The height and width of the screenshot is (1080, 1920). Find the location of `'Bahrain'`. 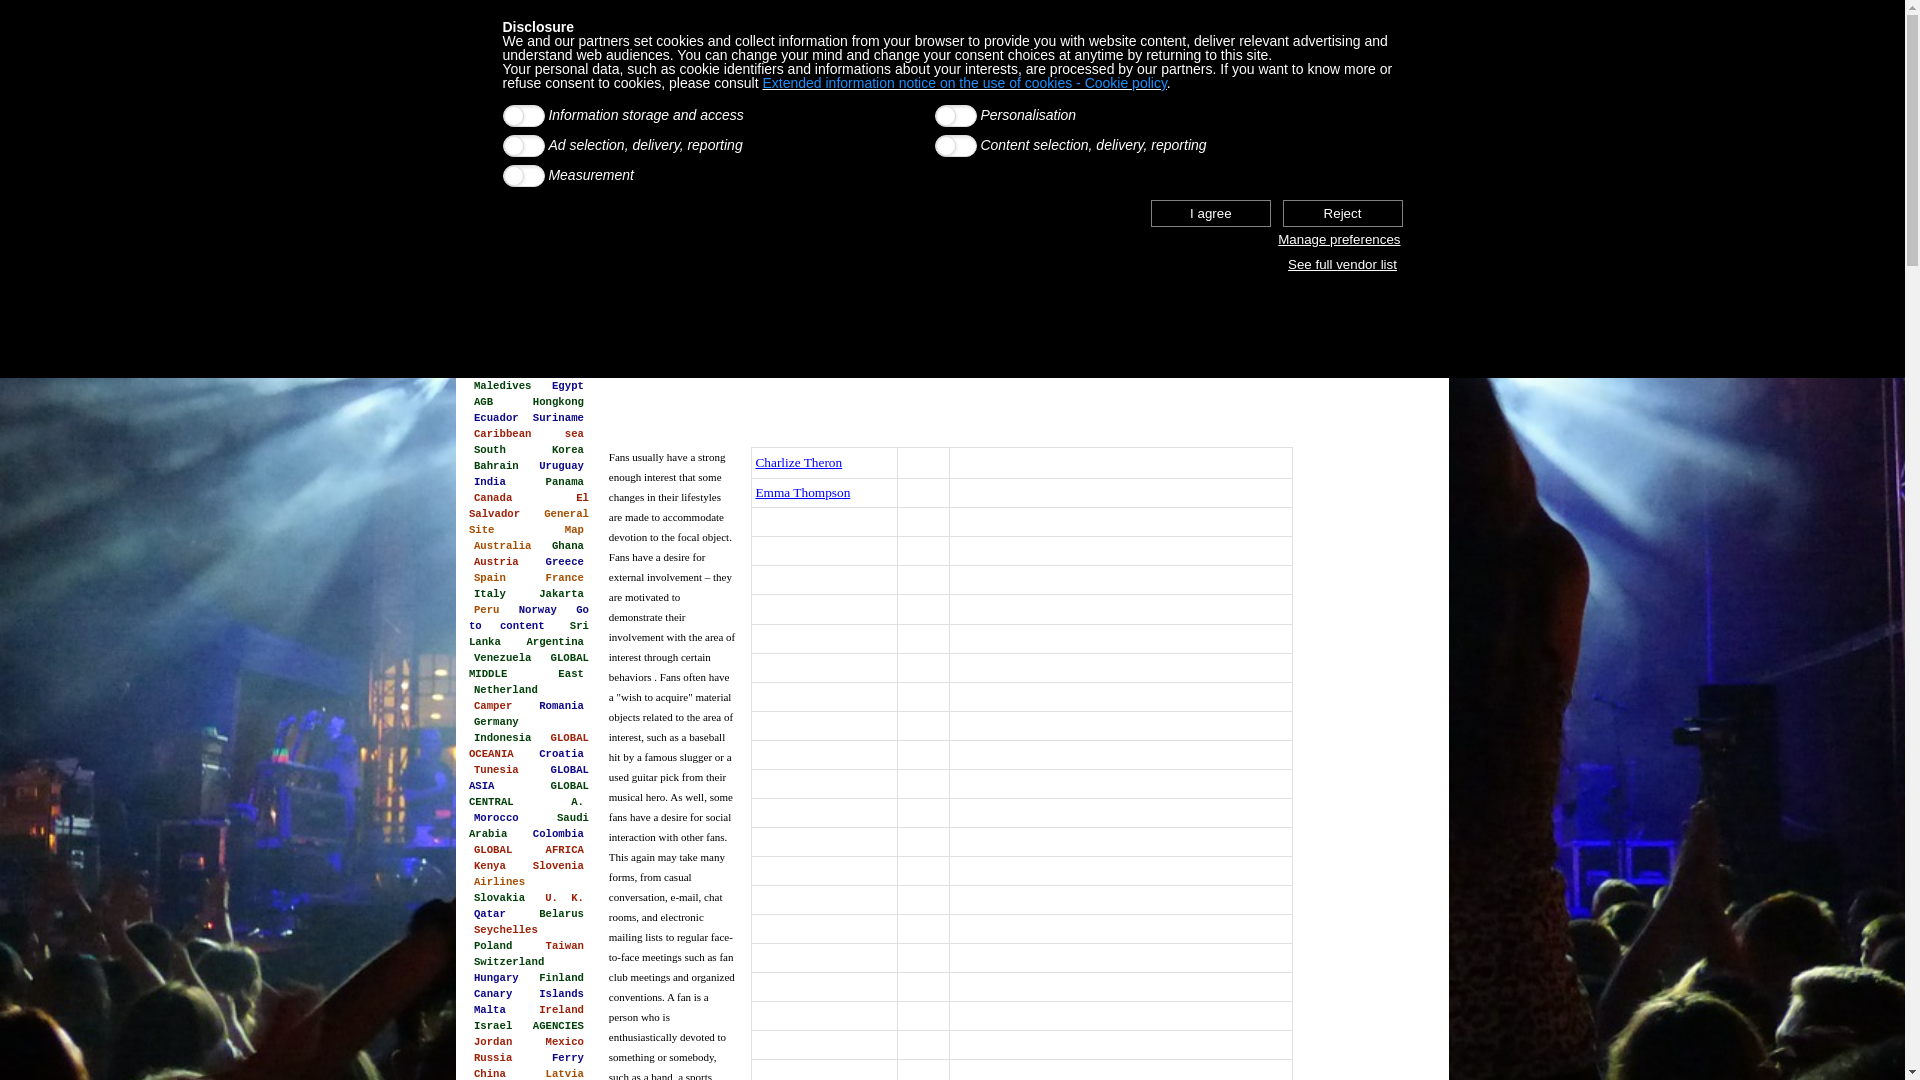

'Bahrain' is located at coordinates (496, 466).